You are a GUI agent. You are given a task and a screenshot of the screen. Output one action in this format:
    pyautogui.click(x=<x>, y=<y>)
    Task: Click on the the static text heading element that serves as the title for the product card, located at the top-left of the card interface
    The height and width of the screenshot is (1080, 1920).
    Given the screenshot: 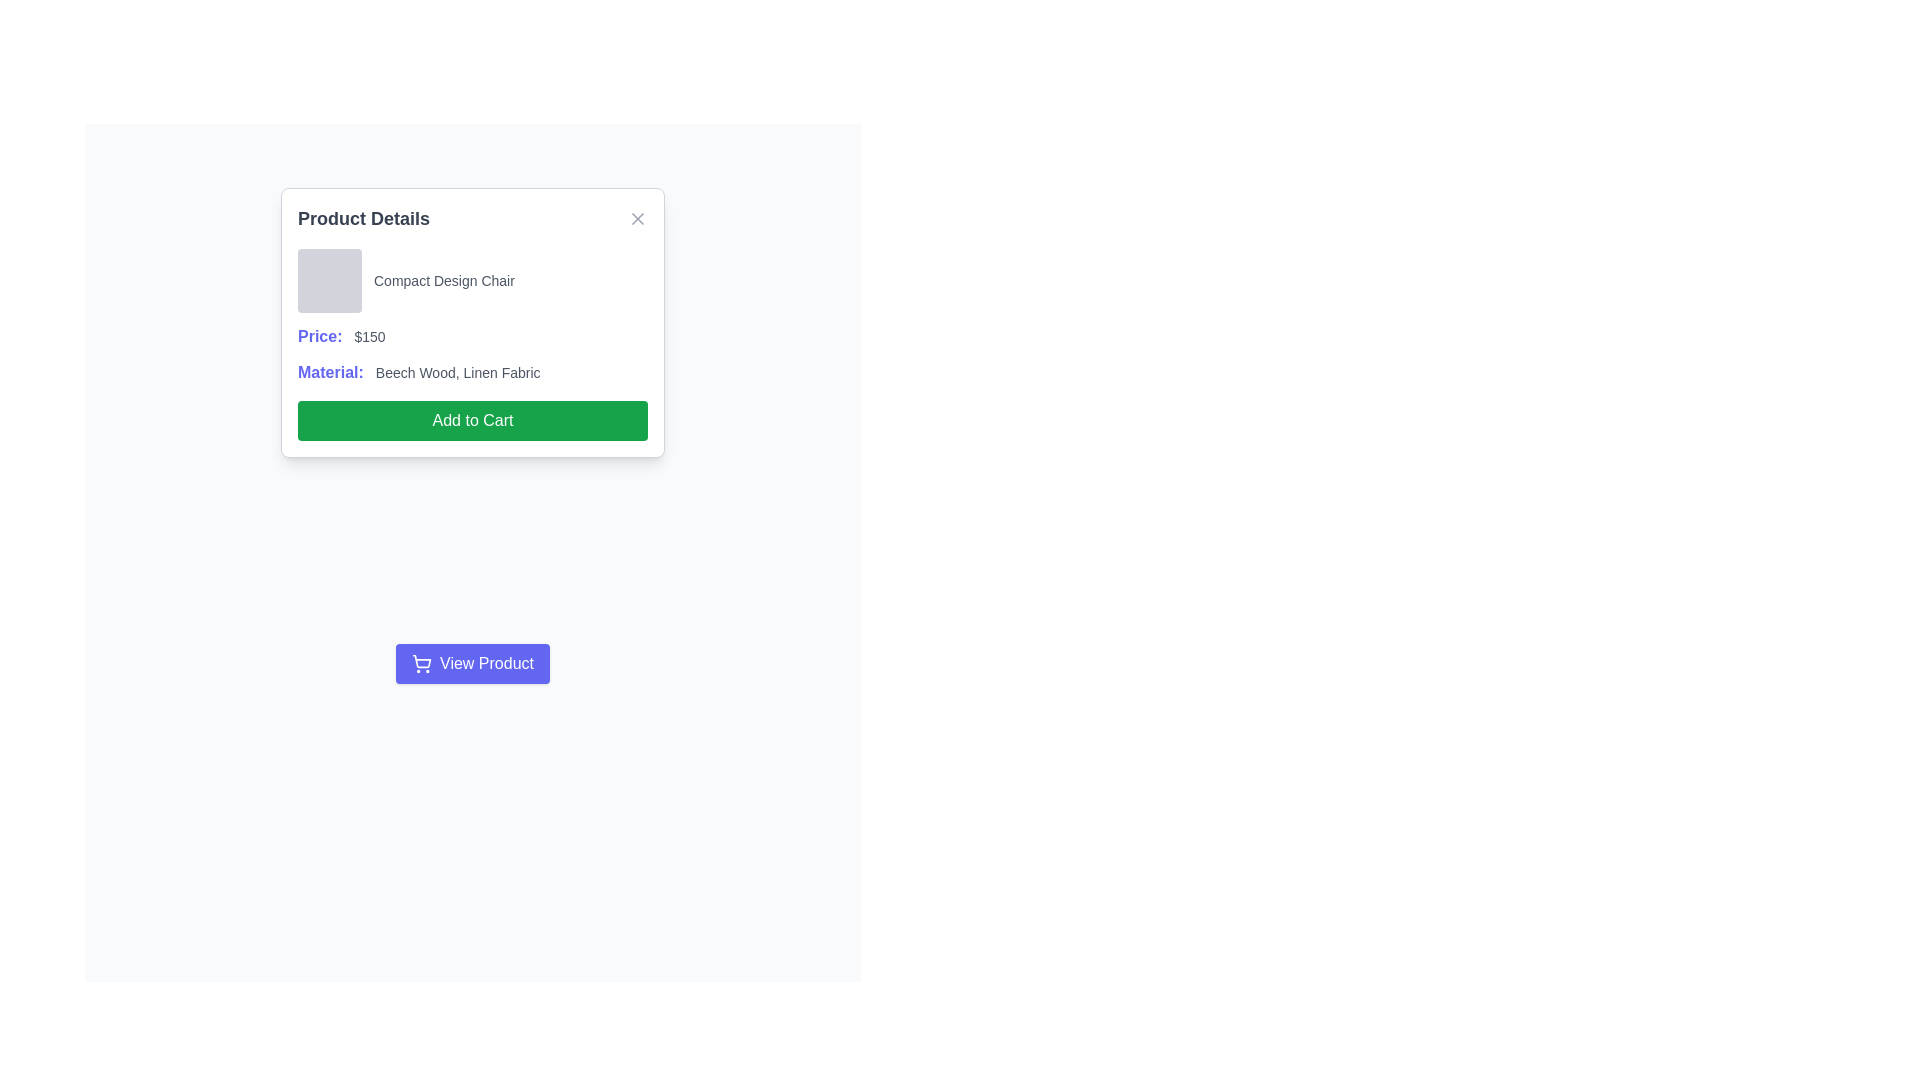 What is the action you would take?
    pyautogui.click(x=364, y=219)
    